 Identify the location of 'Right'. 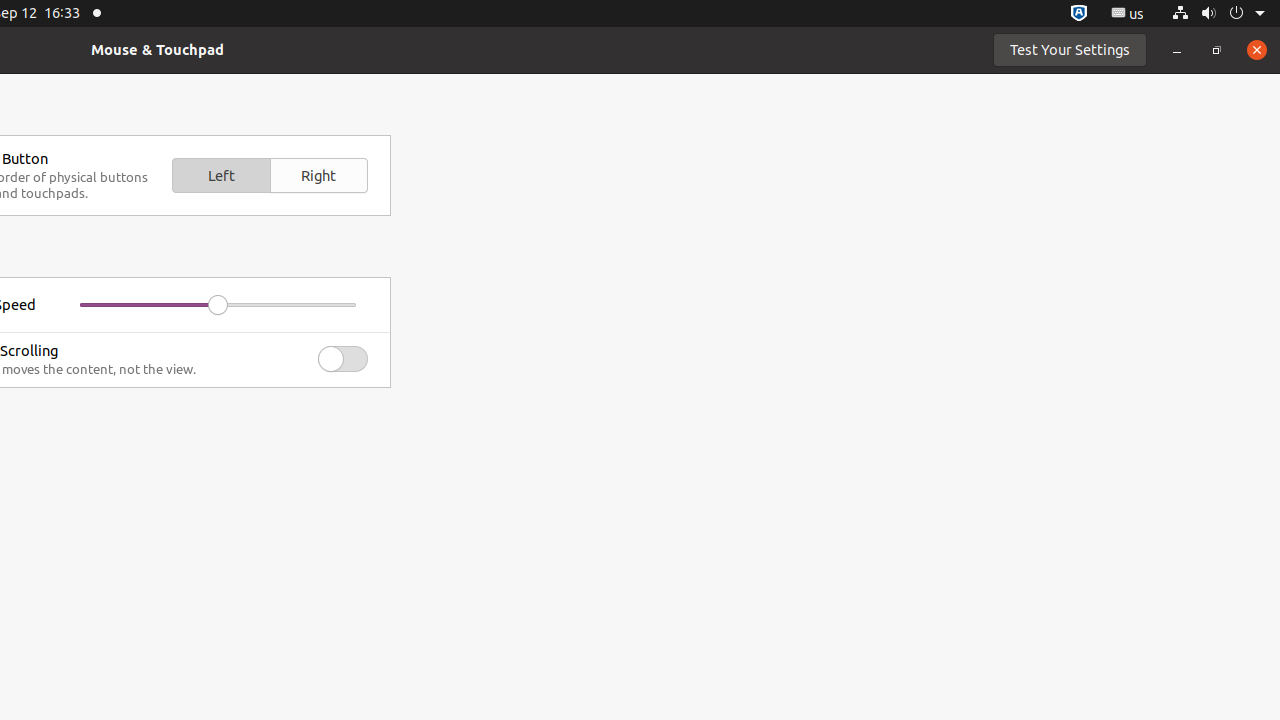
(317, 174).